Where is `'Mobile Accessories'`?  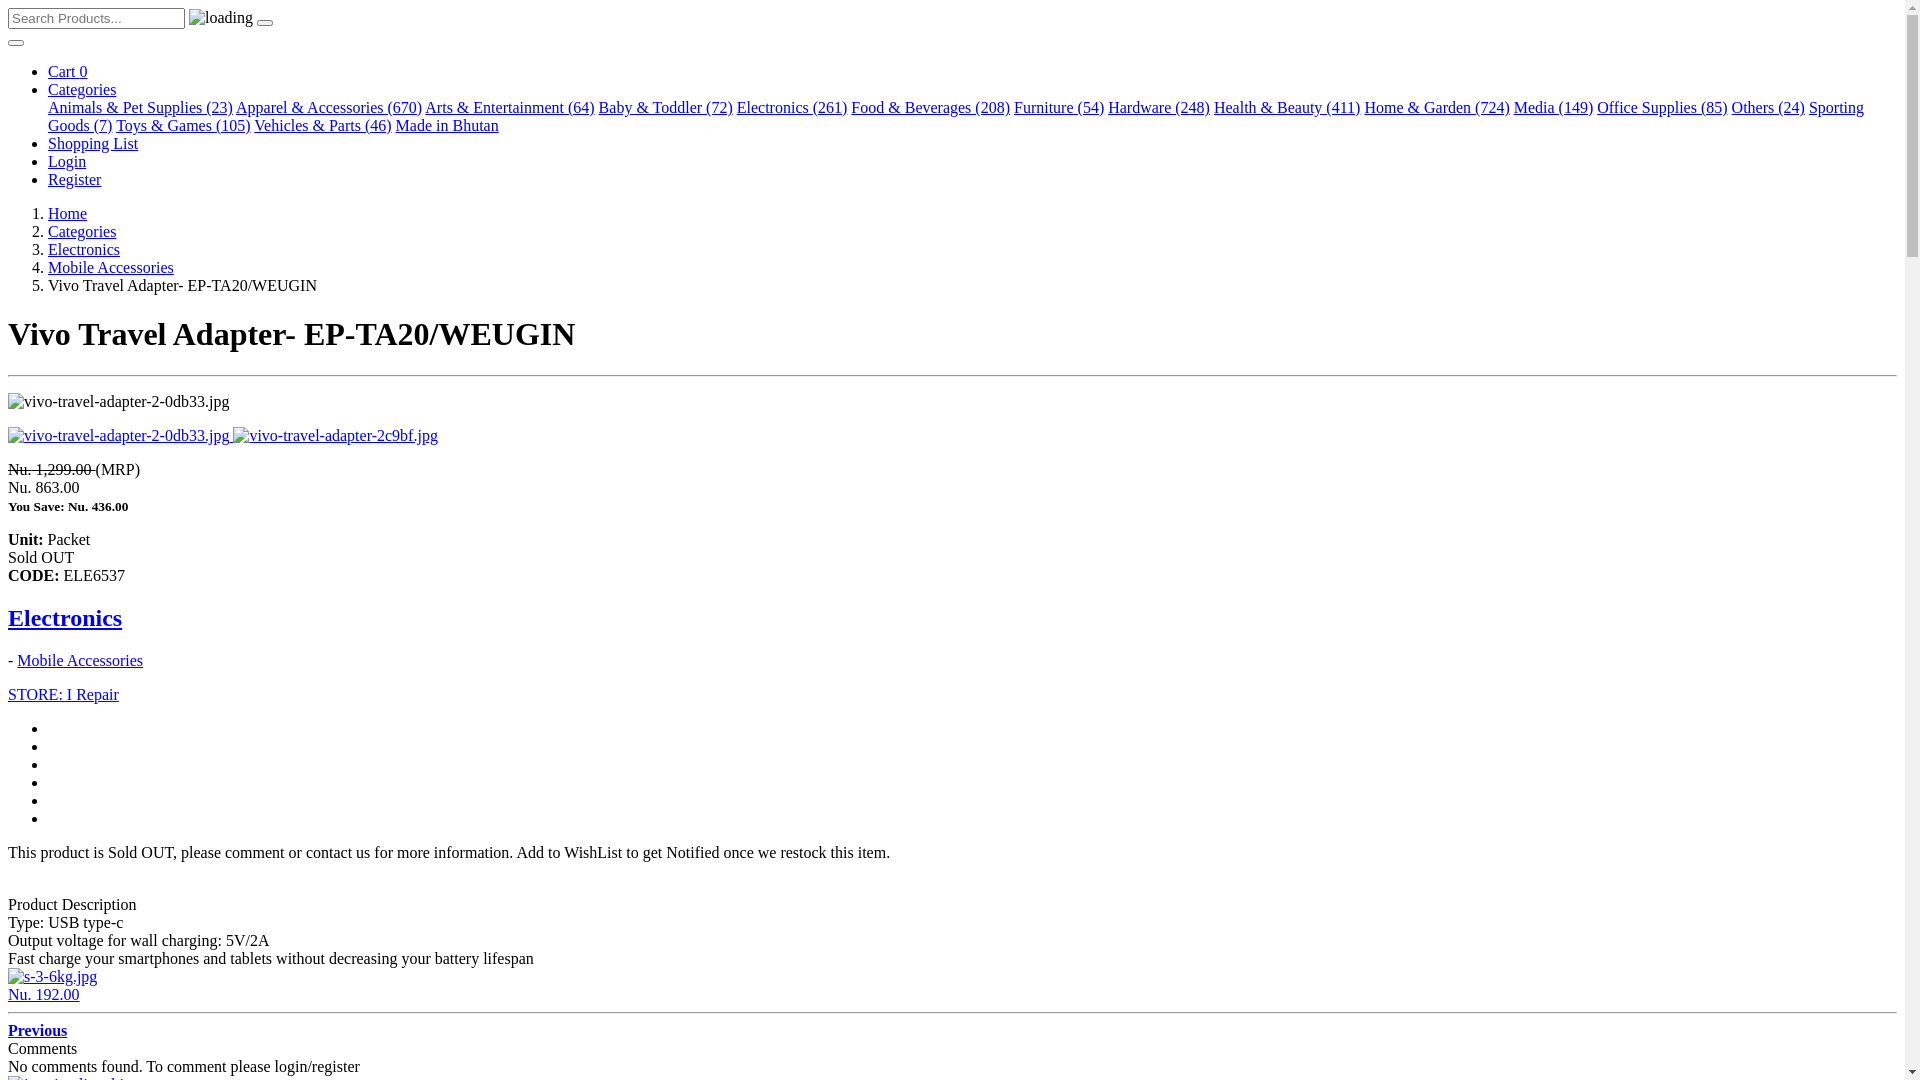
'Mobile Accessories' is located at coordinates (80, 660).